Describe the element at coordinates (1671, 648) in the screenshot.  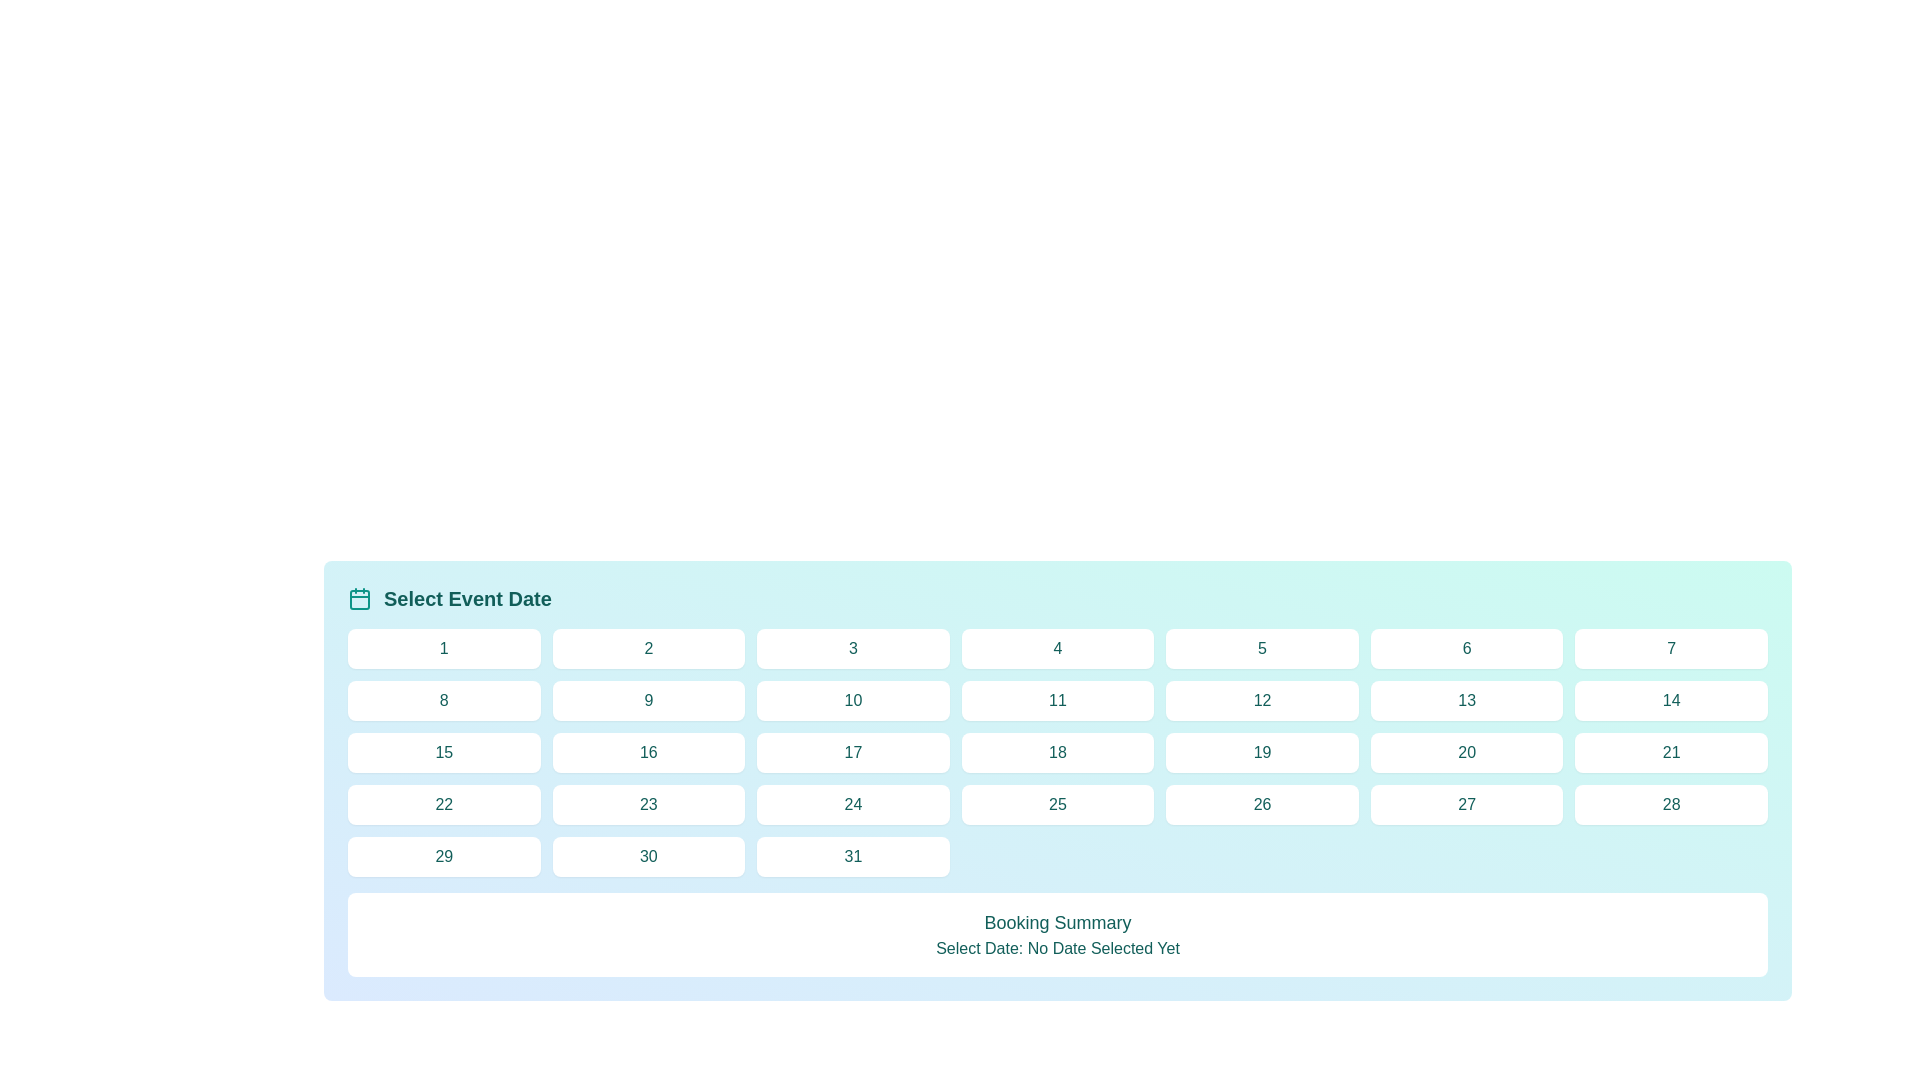
I see `the button representing the number '7' in the grid layout` at that location.